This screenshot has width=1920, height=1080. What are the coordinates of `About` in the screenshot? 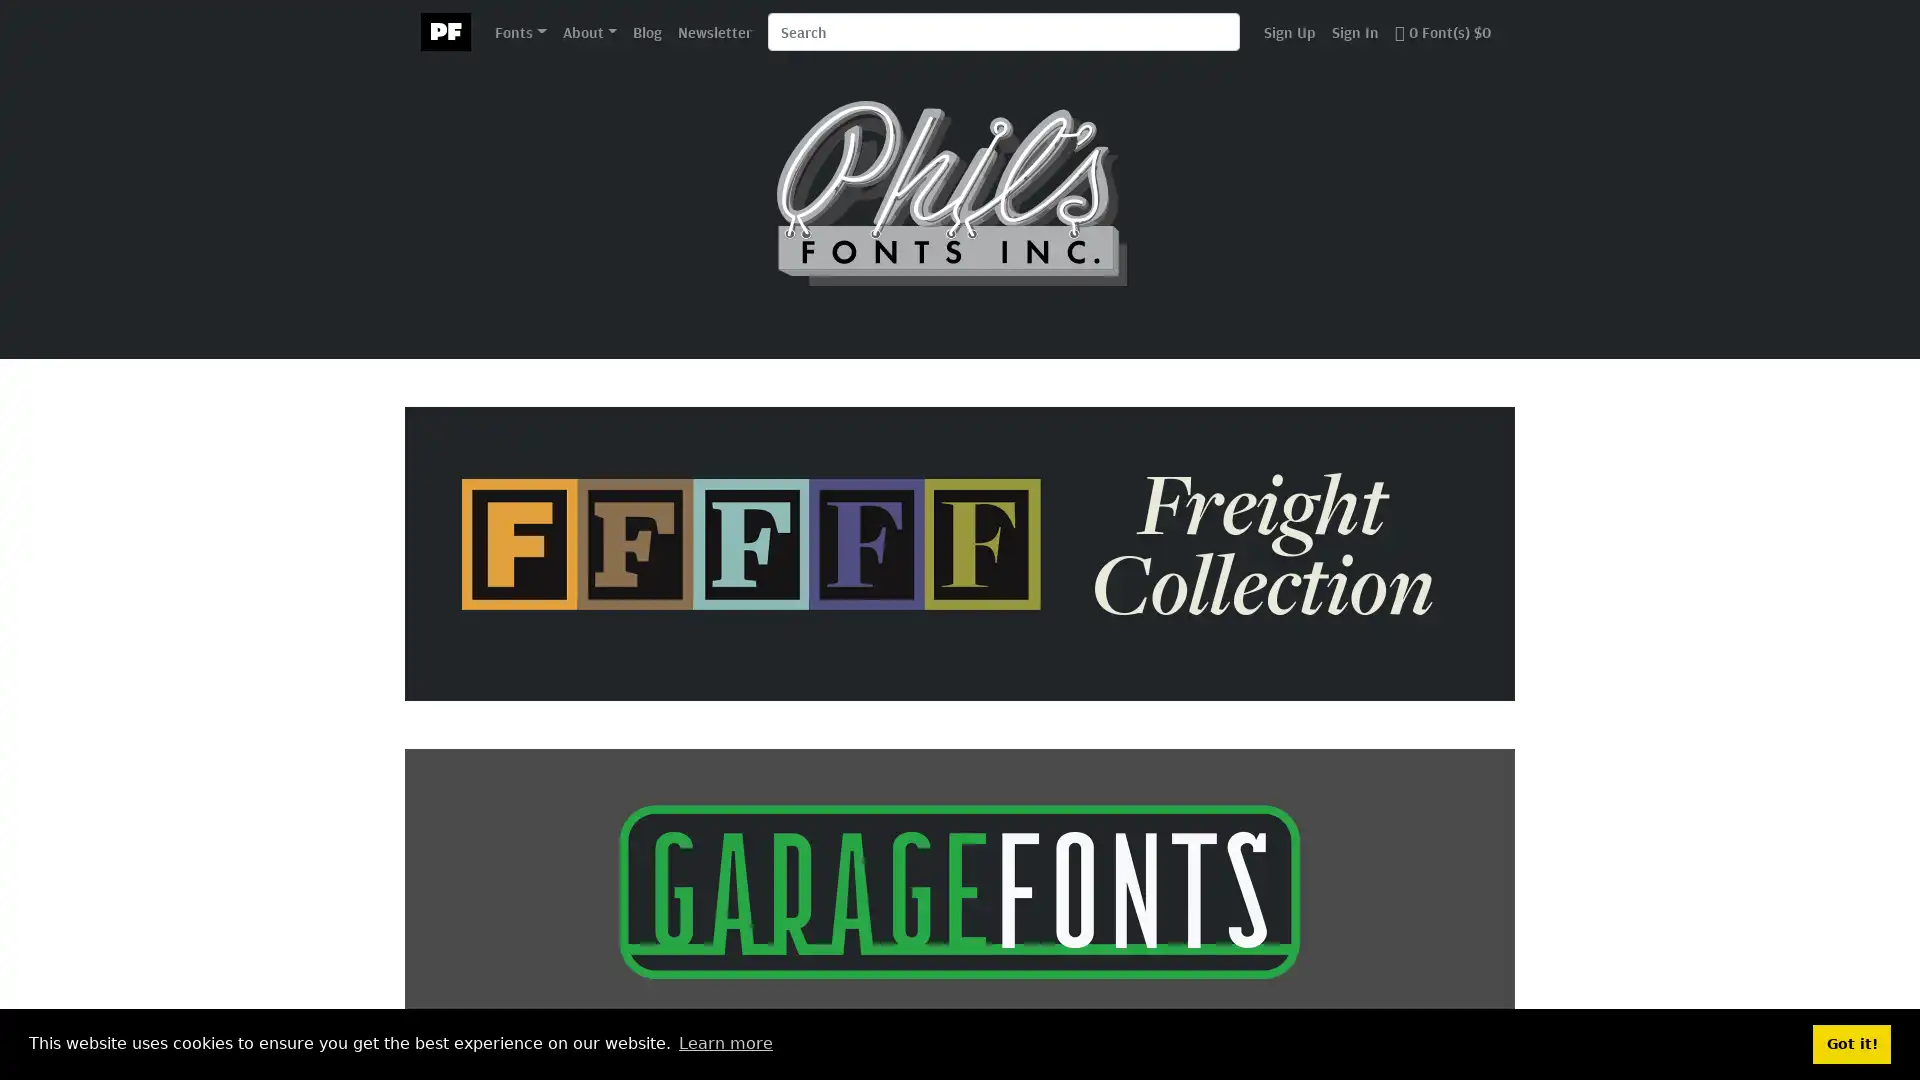 It's located at (588, 30).